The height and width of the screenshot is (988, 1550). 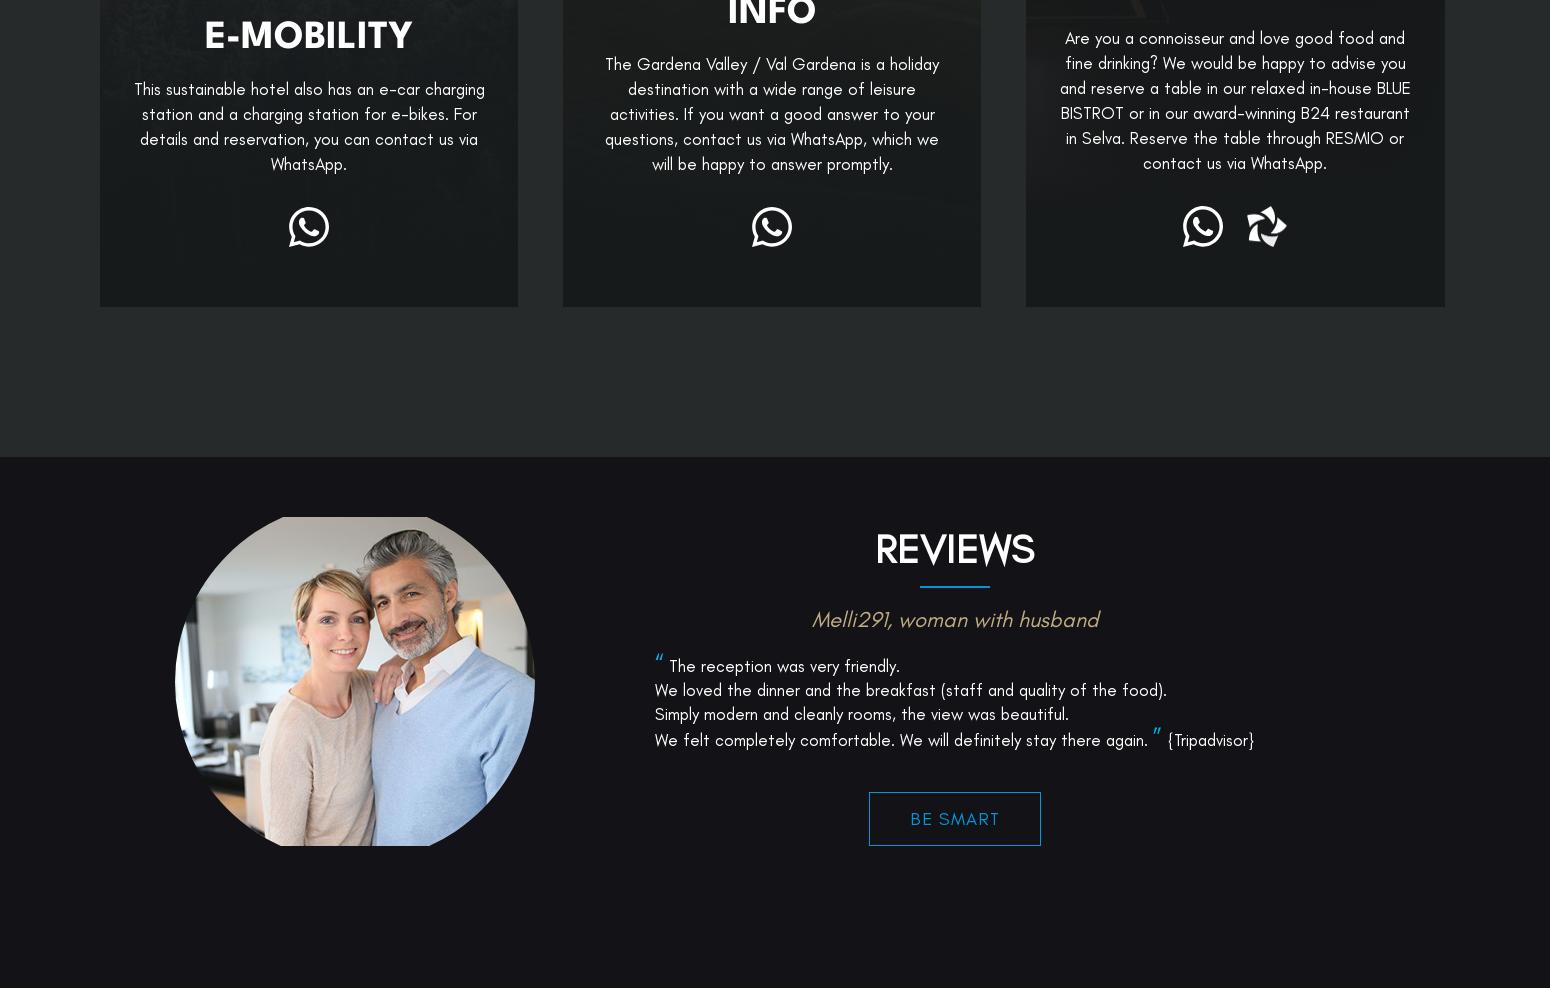 I want to click on 'But for smart people only...', so click(x=755, y=882).